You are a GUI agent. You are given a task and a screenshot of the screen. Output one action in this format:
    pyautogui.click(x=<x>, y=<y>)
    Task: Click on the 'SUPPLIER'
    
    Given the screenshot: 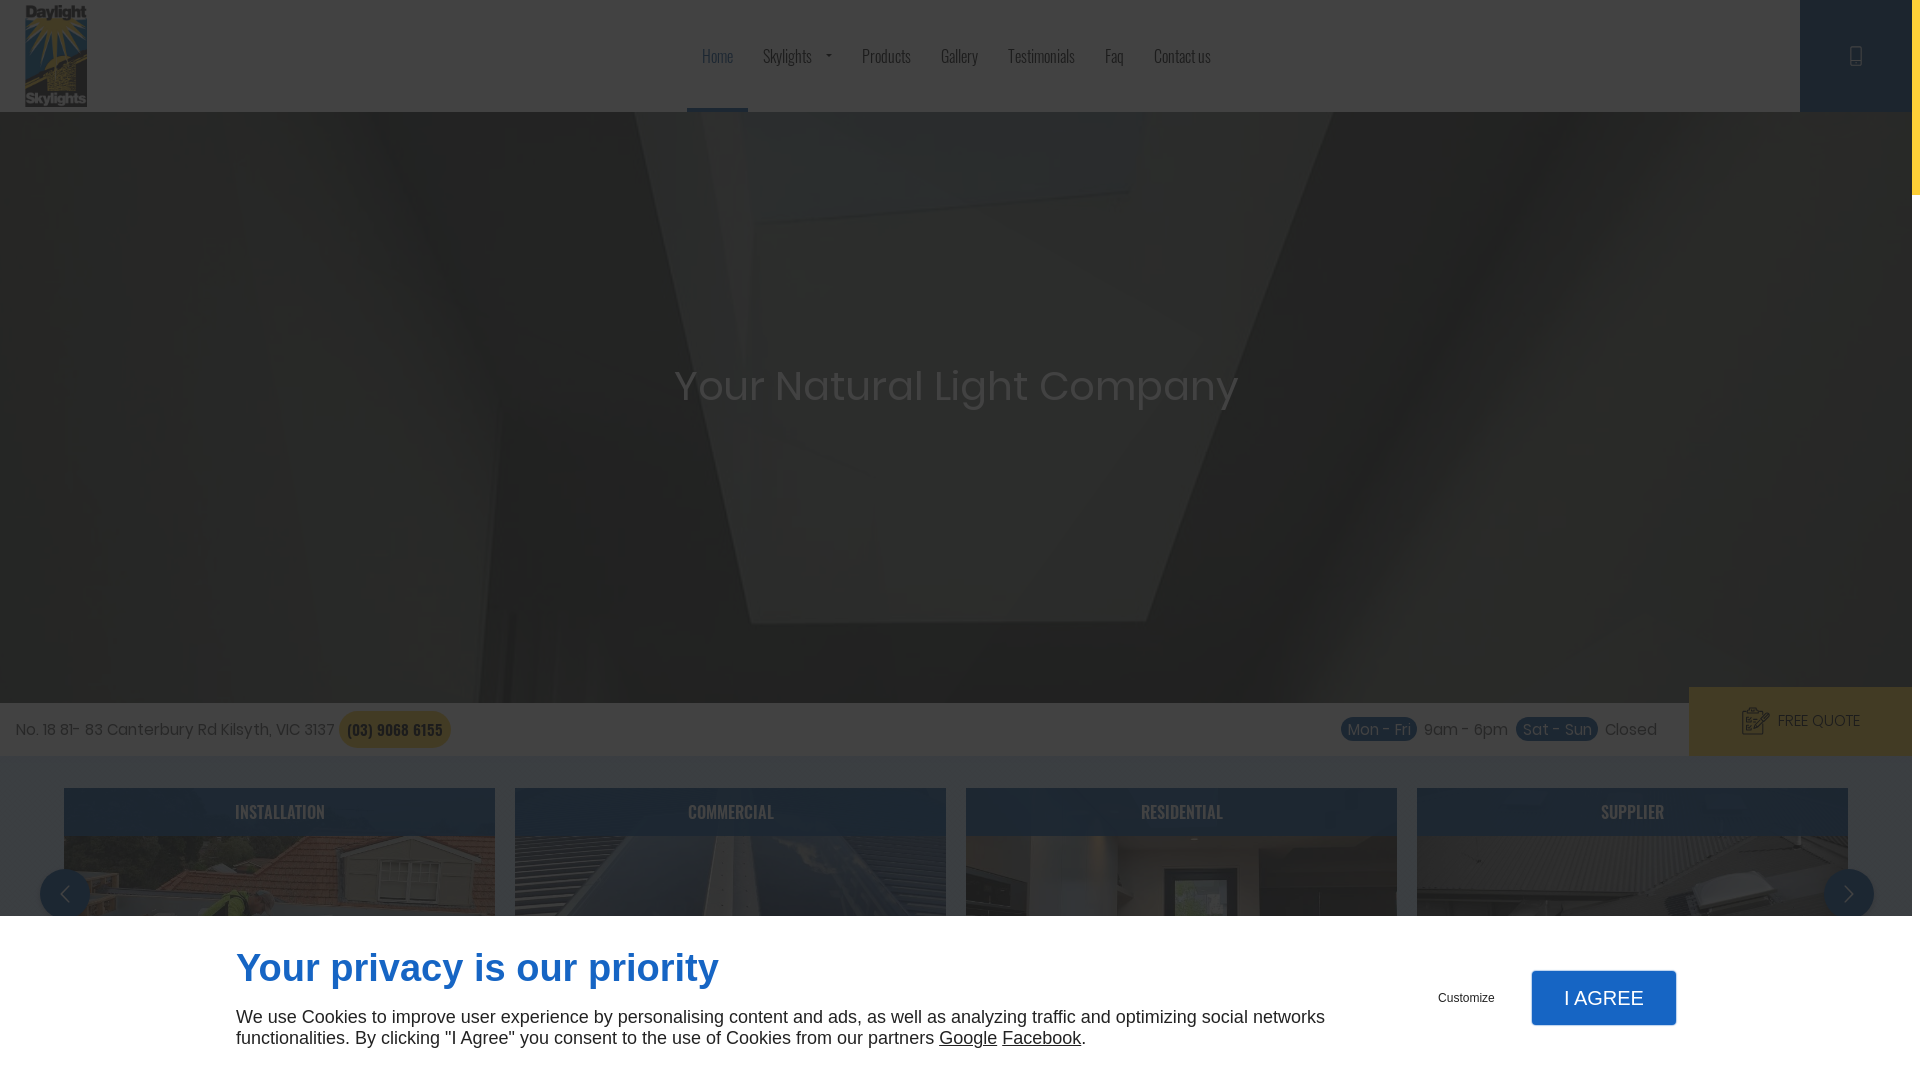 What is the action you would take?
    pyautogui.click(x=1633, y=898)
    